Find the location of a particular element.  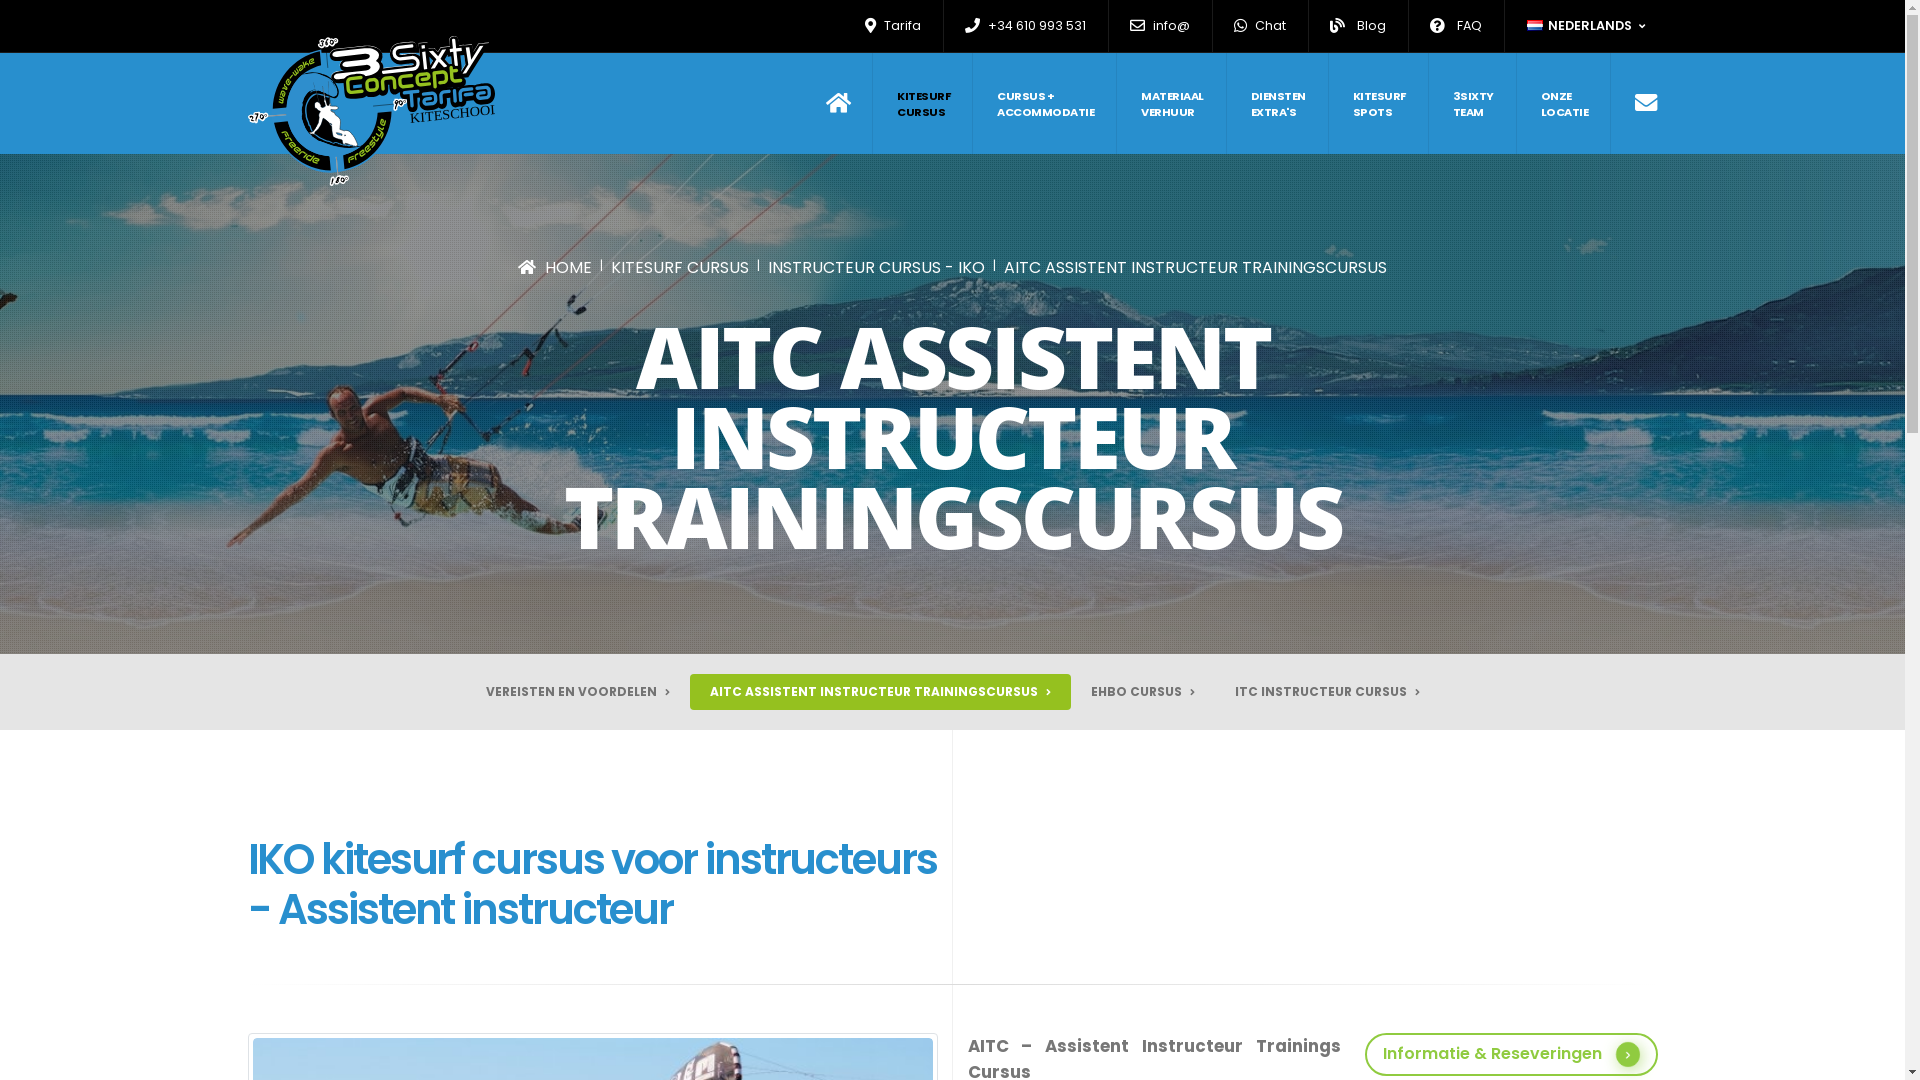

'VEREISTEN EN VOORDELEN' is located at coordinates (576, 690).